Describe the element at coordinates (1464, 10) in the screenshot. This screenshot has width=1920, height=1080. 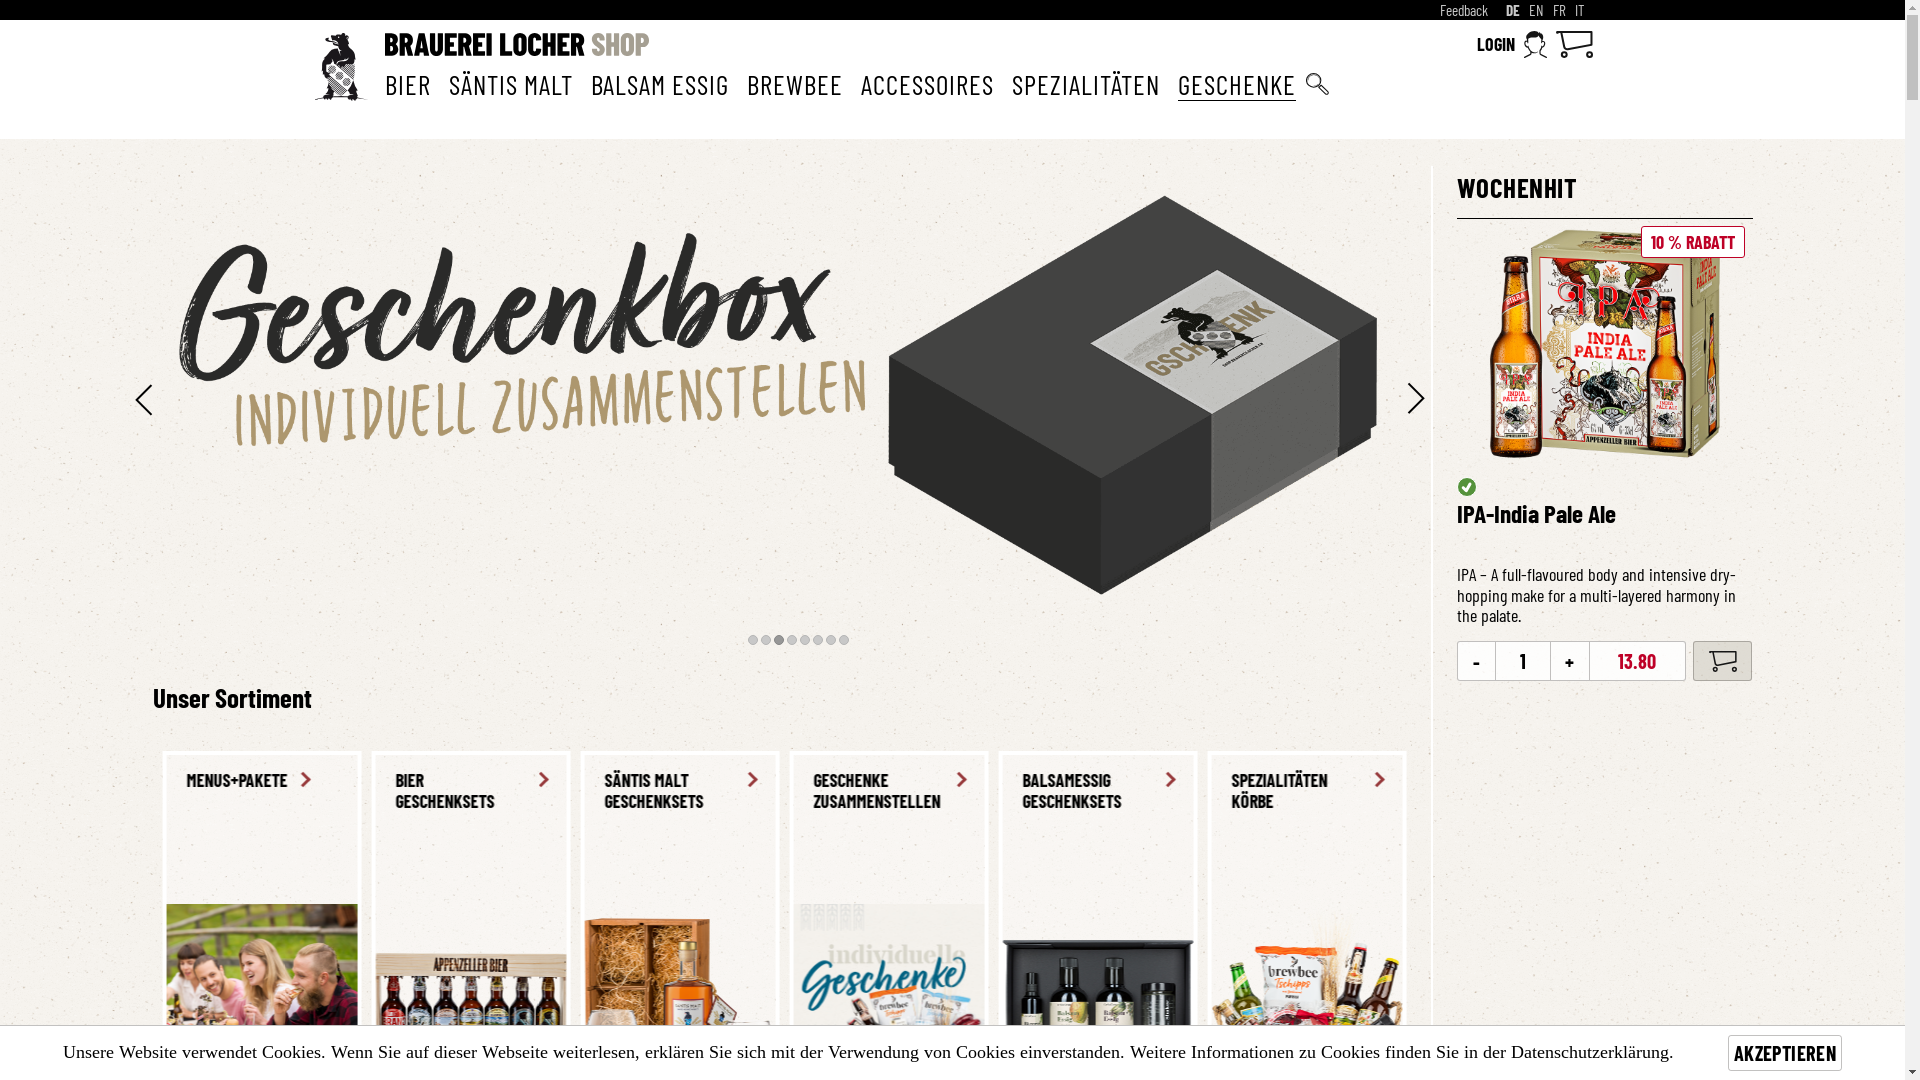
I see `'Feedback'` at that location.